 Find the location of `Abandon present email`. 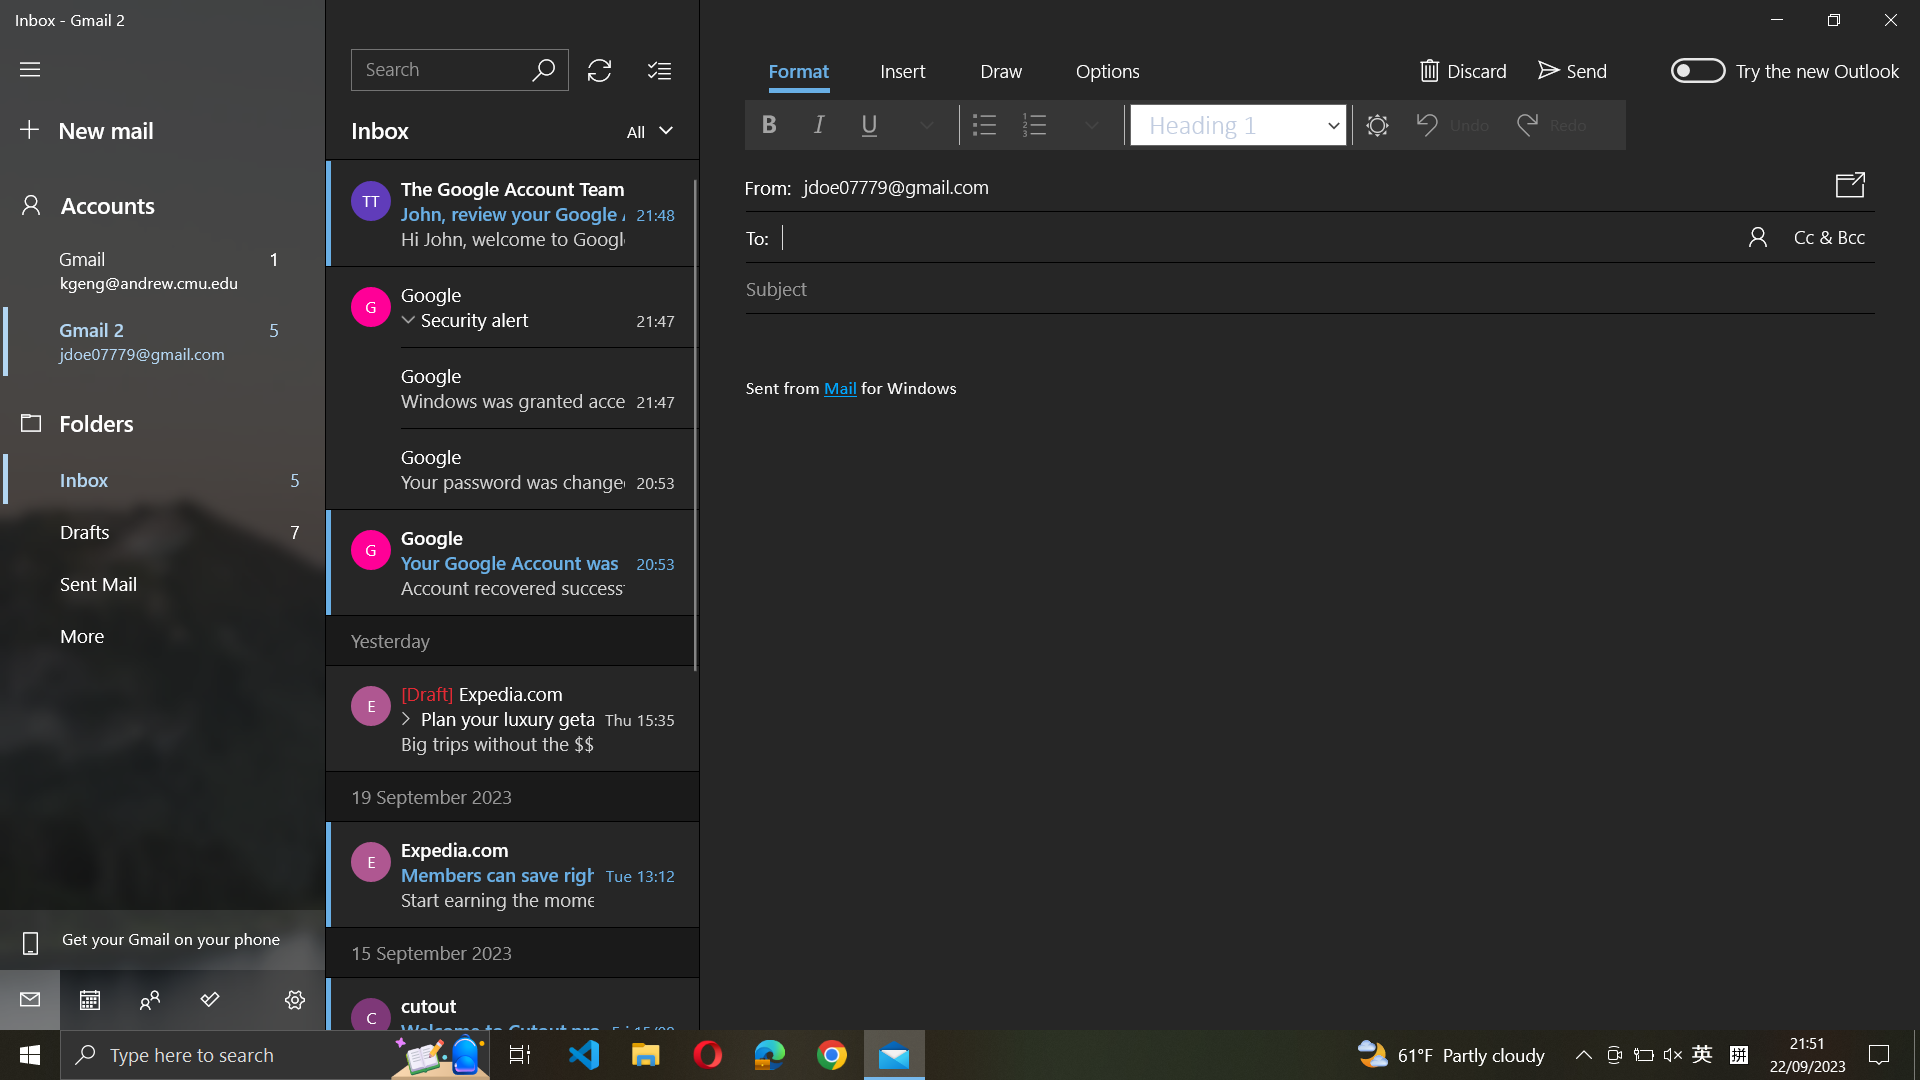

Abandon present email is located at coordinates (1462, 67).